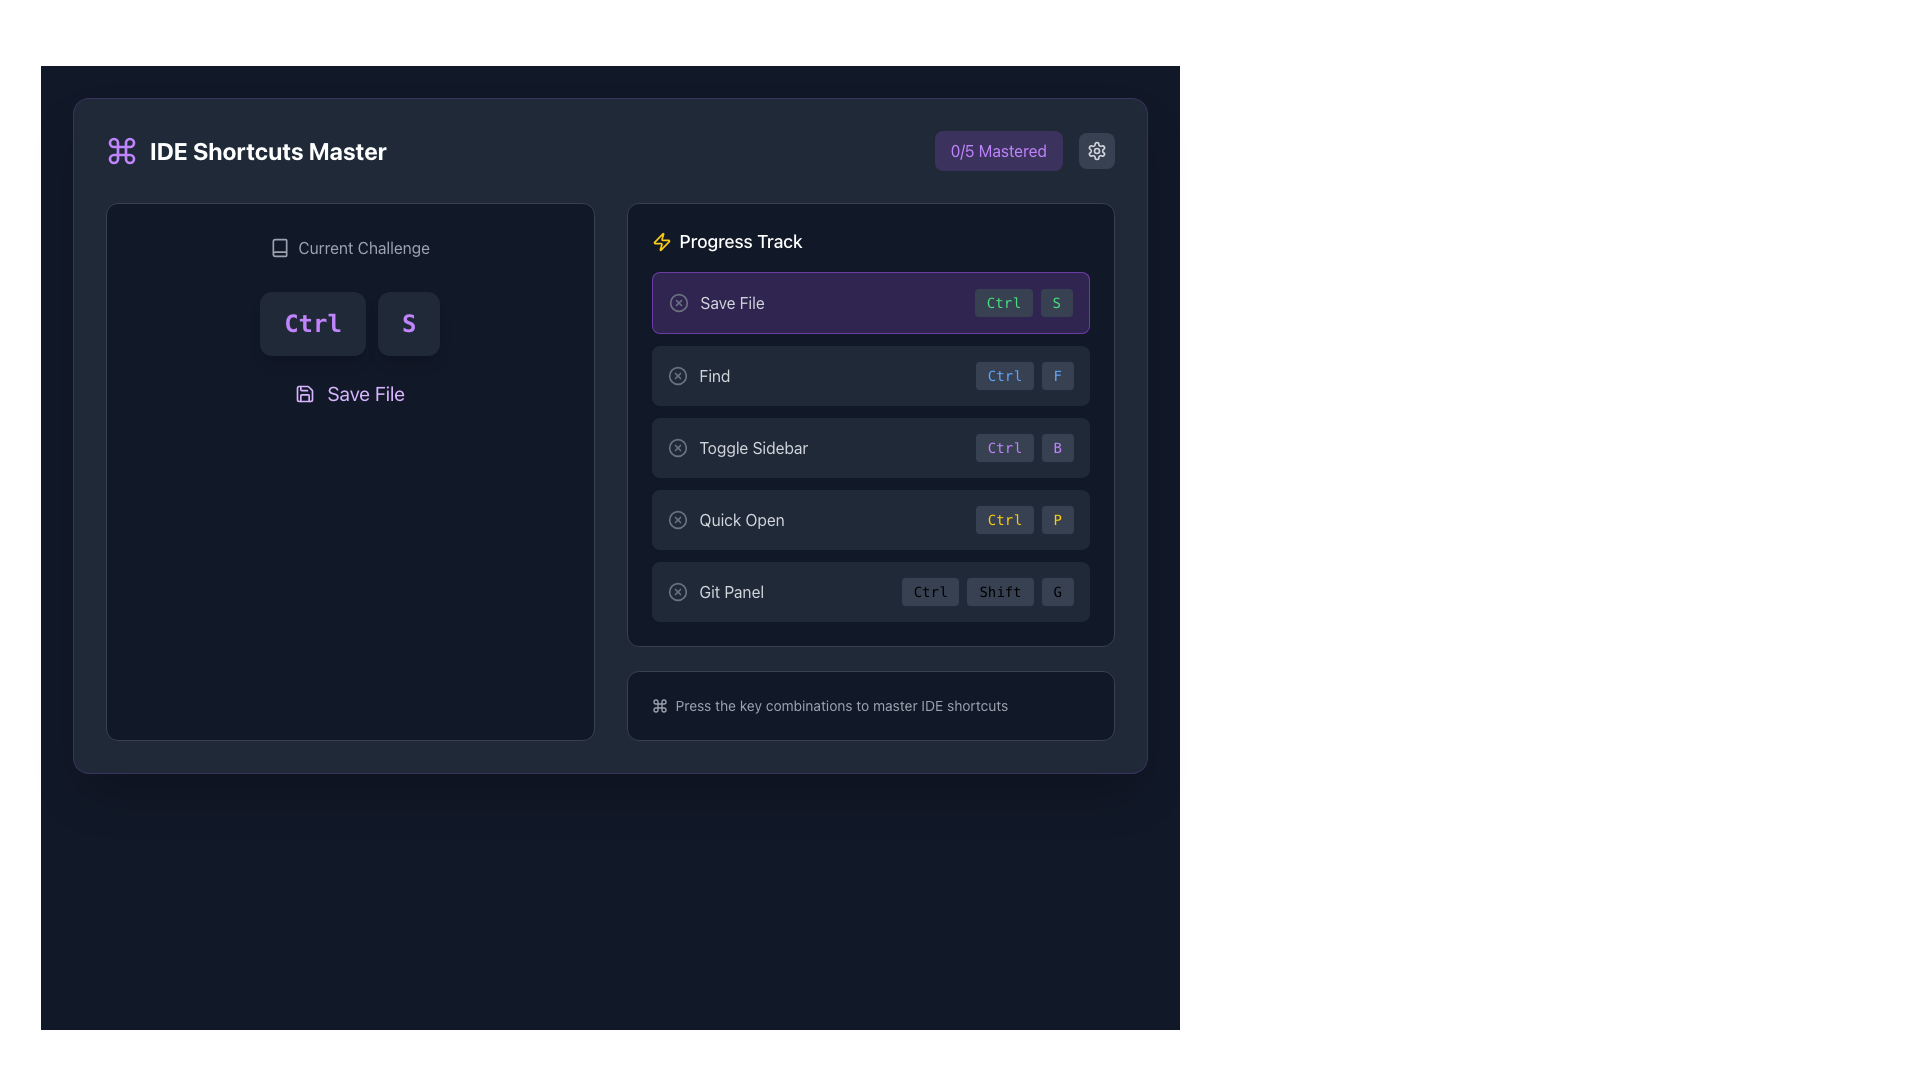  Describe the element at coordinates (1024, 519) in the screenshot. I see `text 'Ctrl P' inside the Shortcut visual indicator located in the 'Quick Open' row of the 'Progress Track' section` at that location.